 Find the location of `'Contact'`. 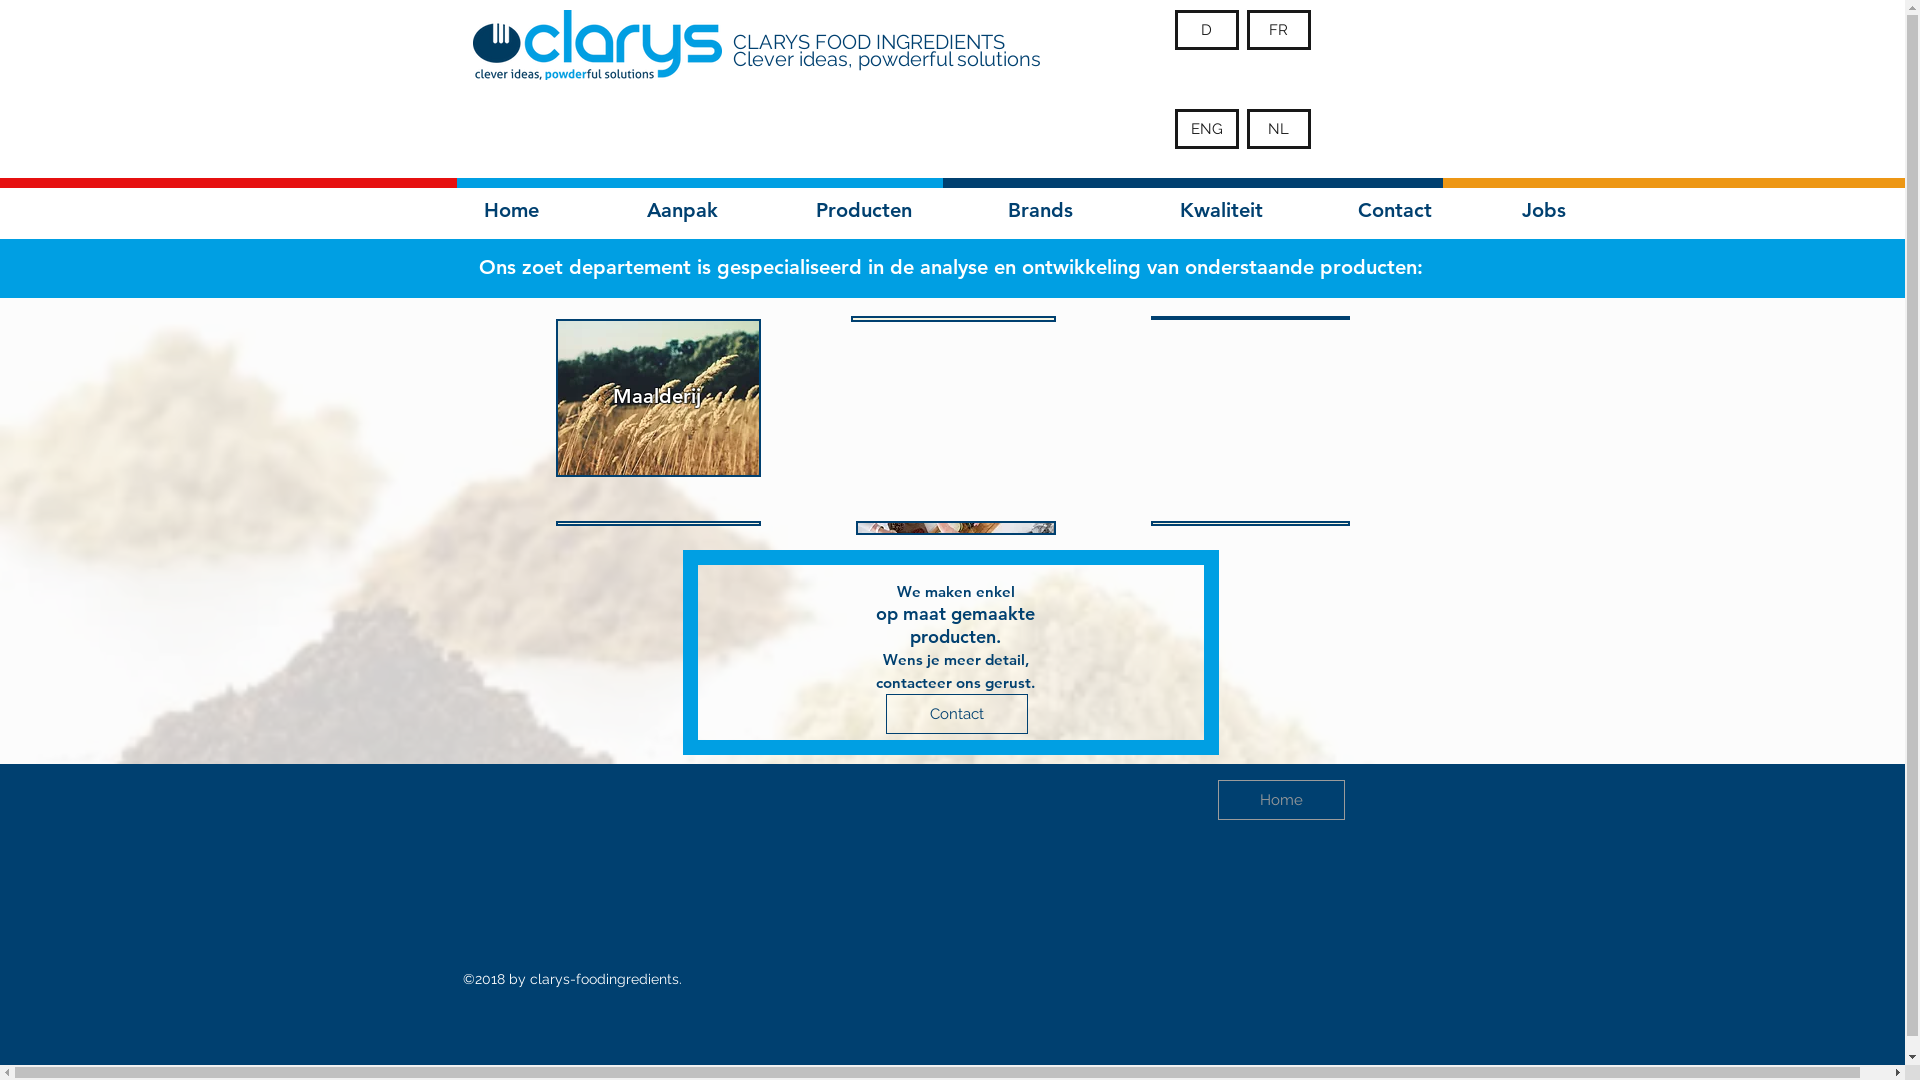

'Contact' is located at coordinates (955, 712).